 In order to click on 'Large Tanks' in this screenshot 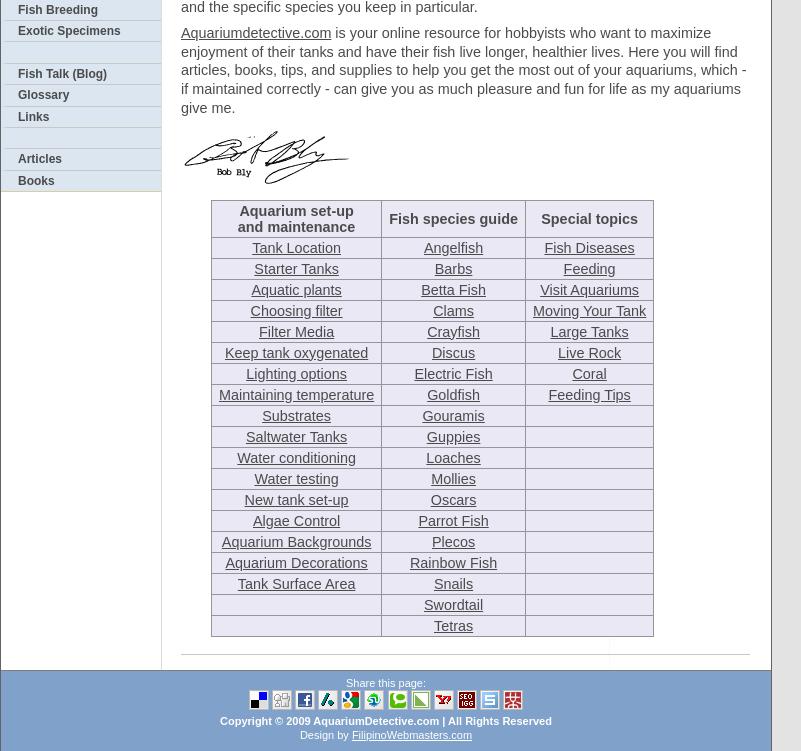, I will do `click(588, 330)`.